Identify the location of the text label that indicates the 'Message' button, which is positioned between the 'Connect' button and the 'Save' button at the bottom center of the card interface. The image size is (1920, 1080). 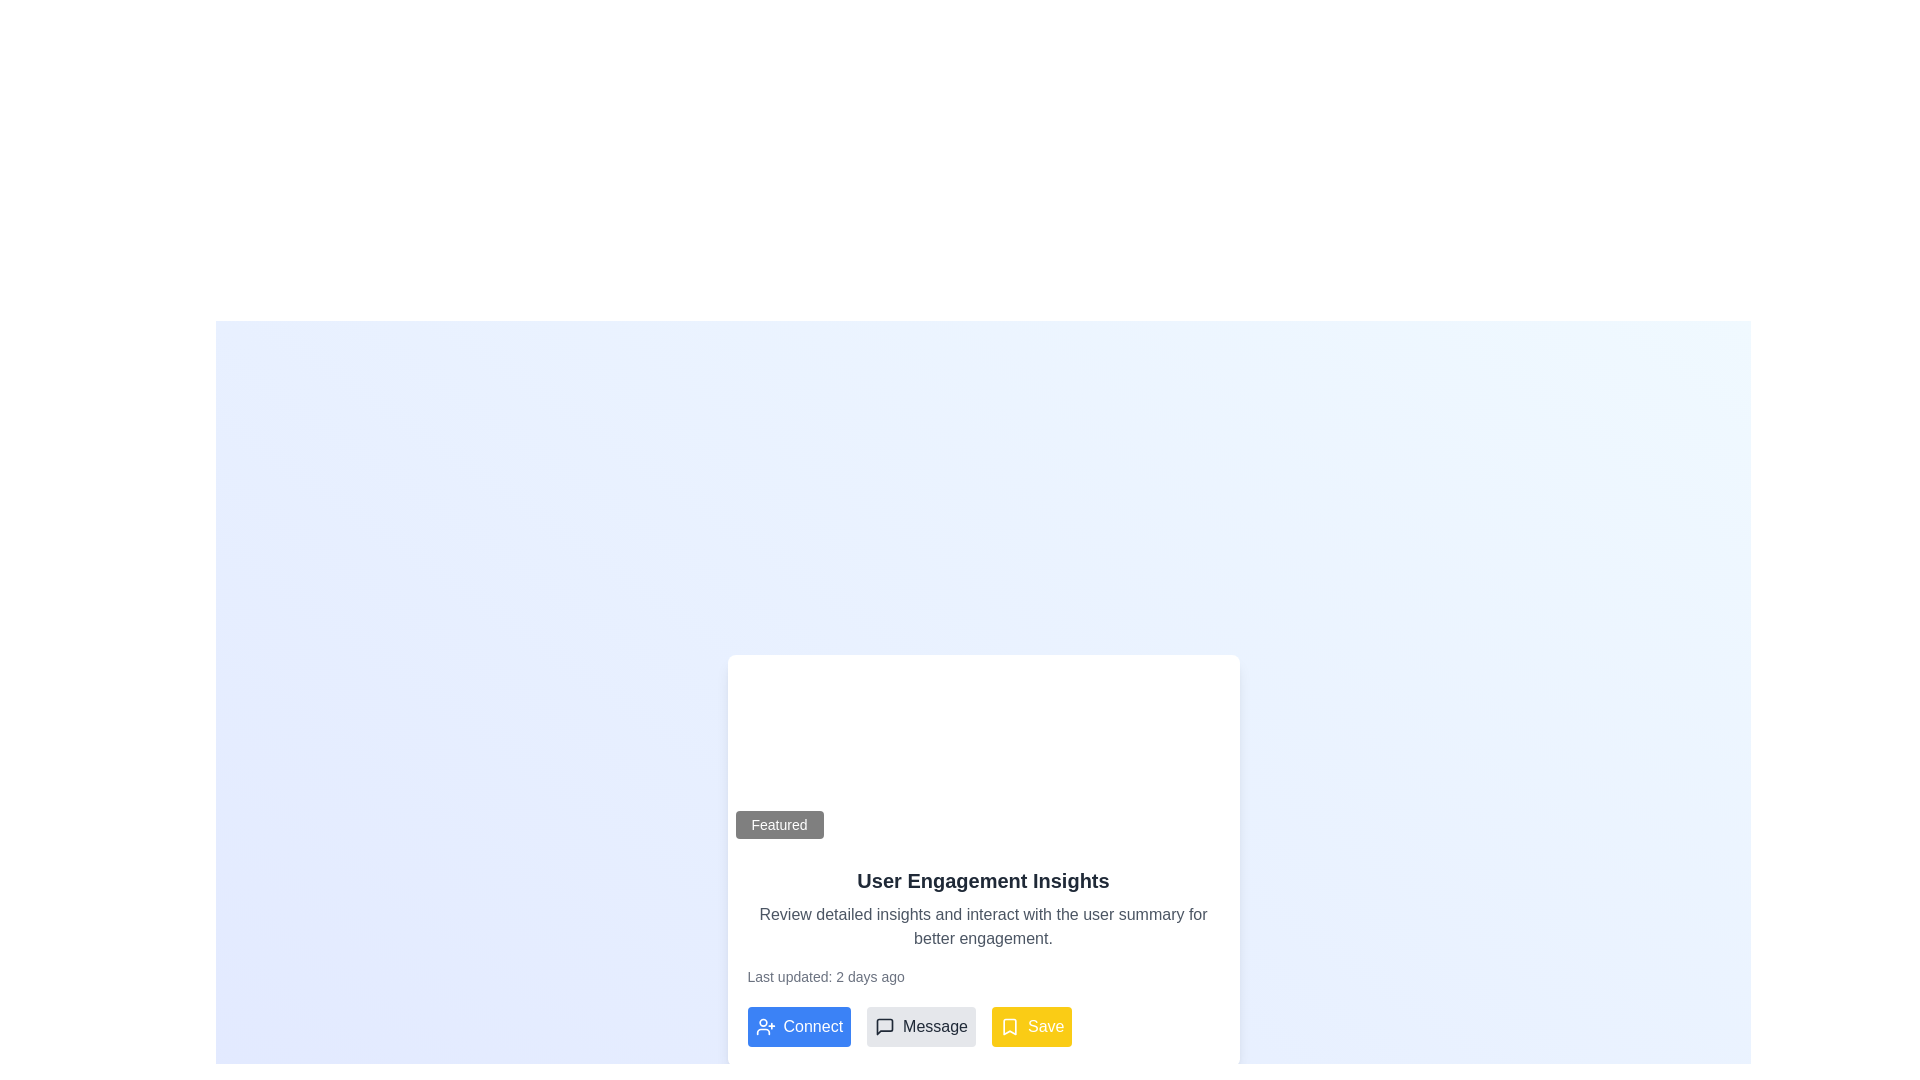
(934, 1026).